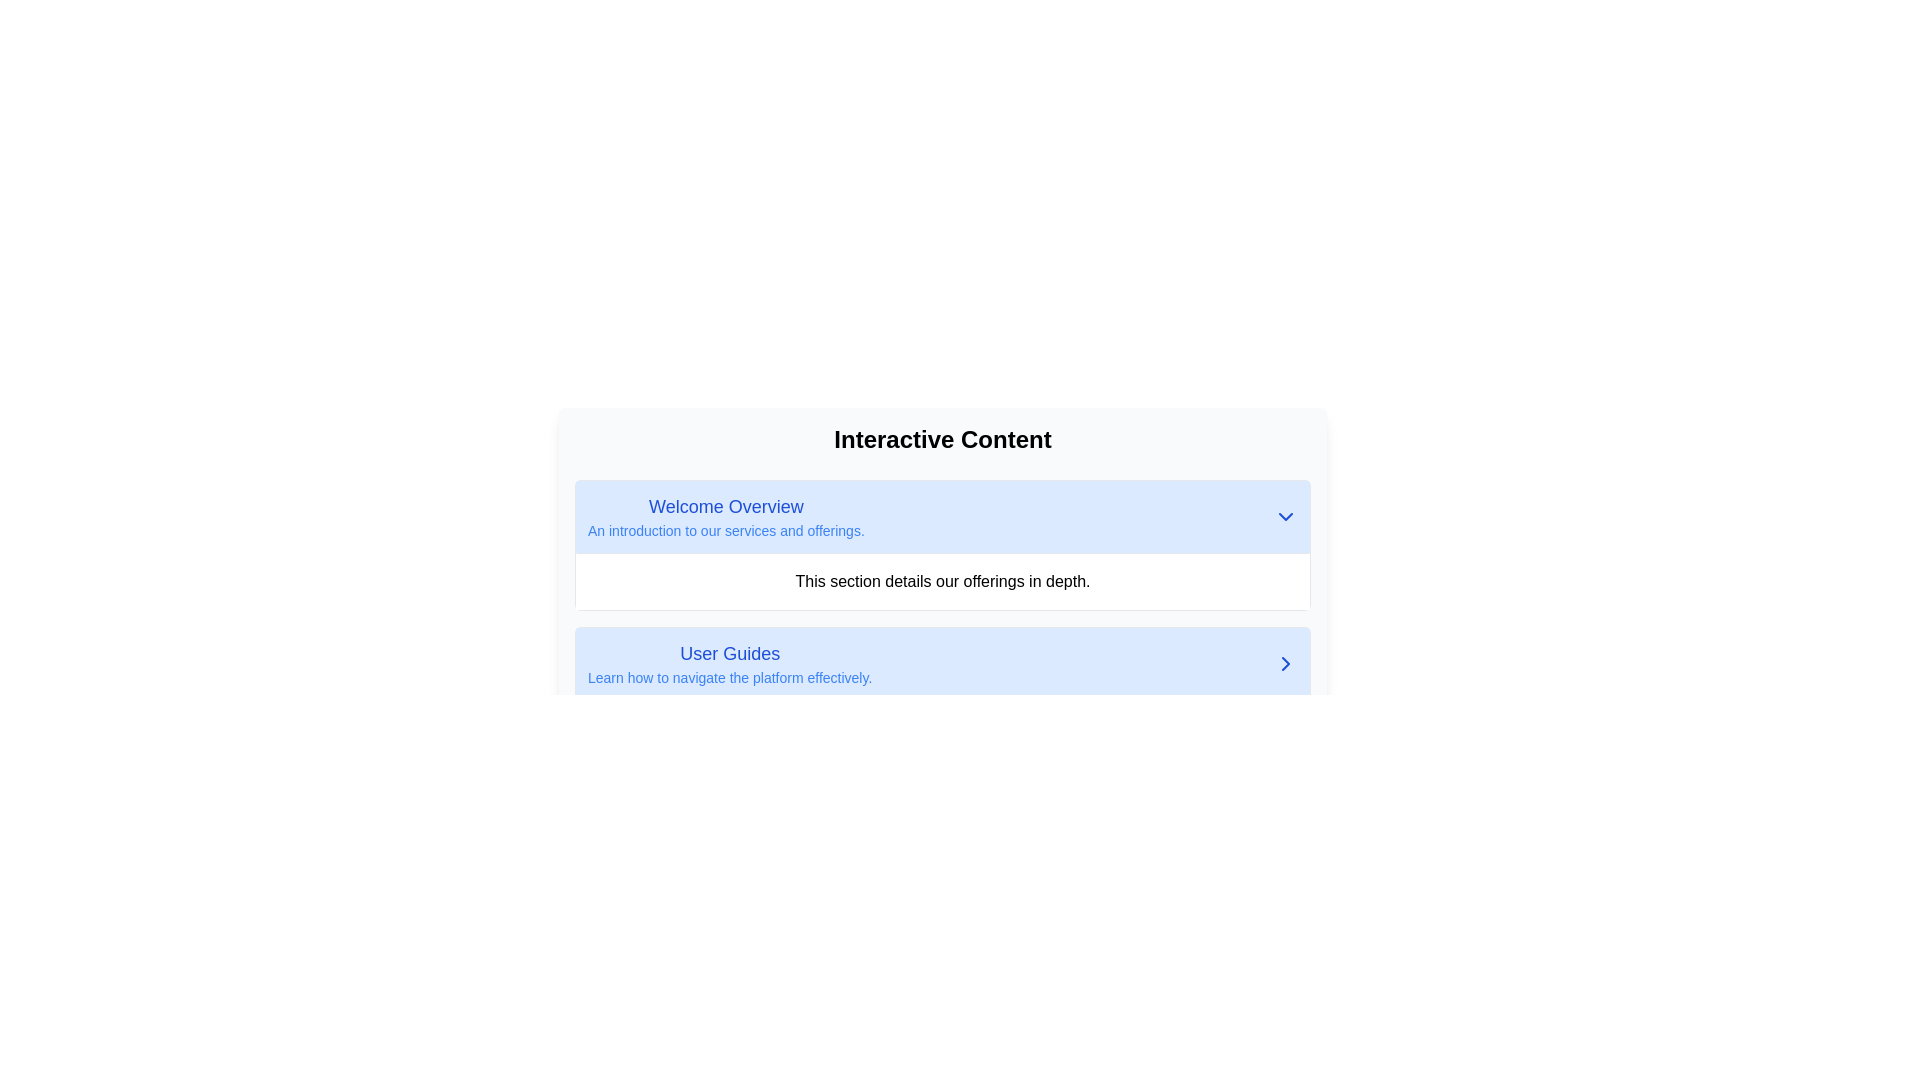 This screenshot has height=1080, width=1920. Describe the element at coordinates (1286, 663) in the screenshot. I see `the SVG chevron button located in the 'User Guides' section of the 'Interactive Content' panel` at that location.